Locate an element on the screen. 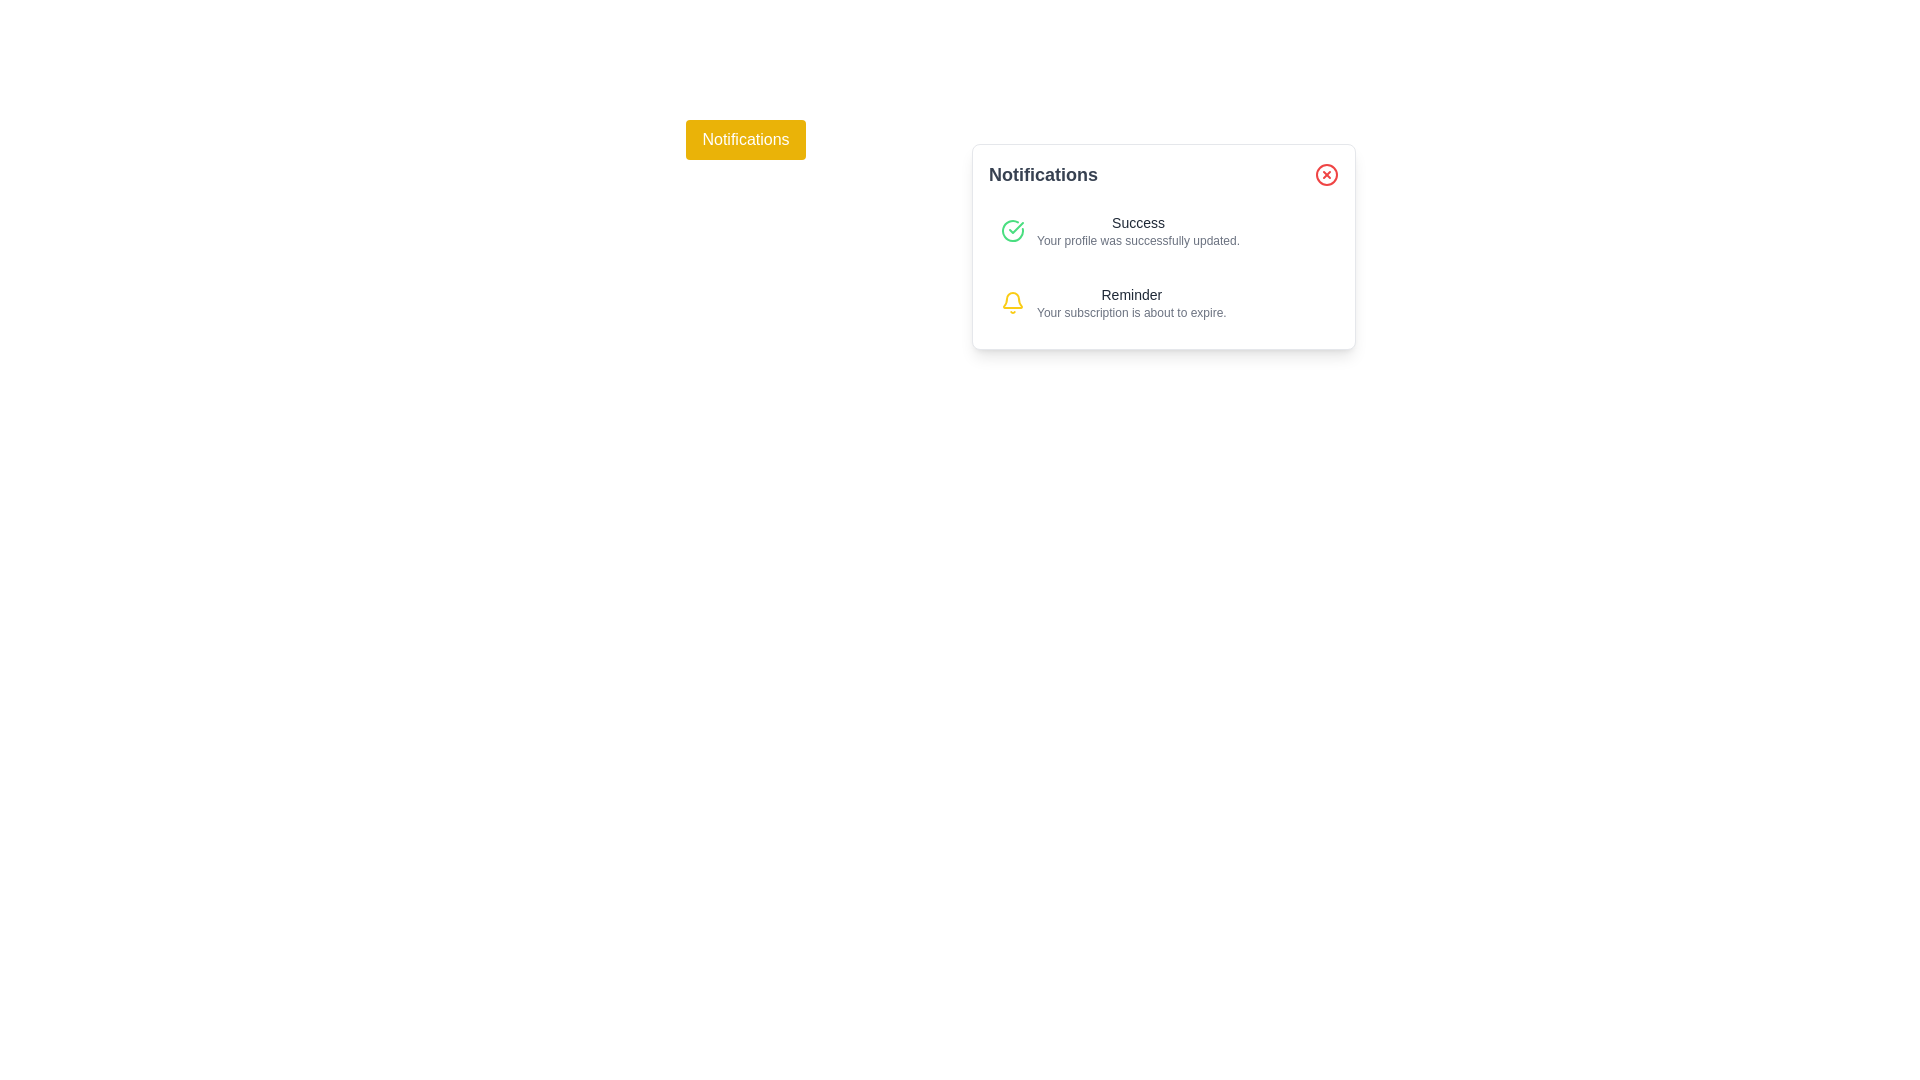 This screenshot has height=1080, width=1920. the text block displaying 'Success' and 'Your profile was successfully updated.' within the Notifications box is located at coordinates (1138, 230).